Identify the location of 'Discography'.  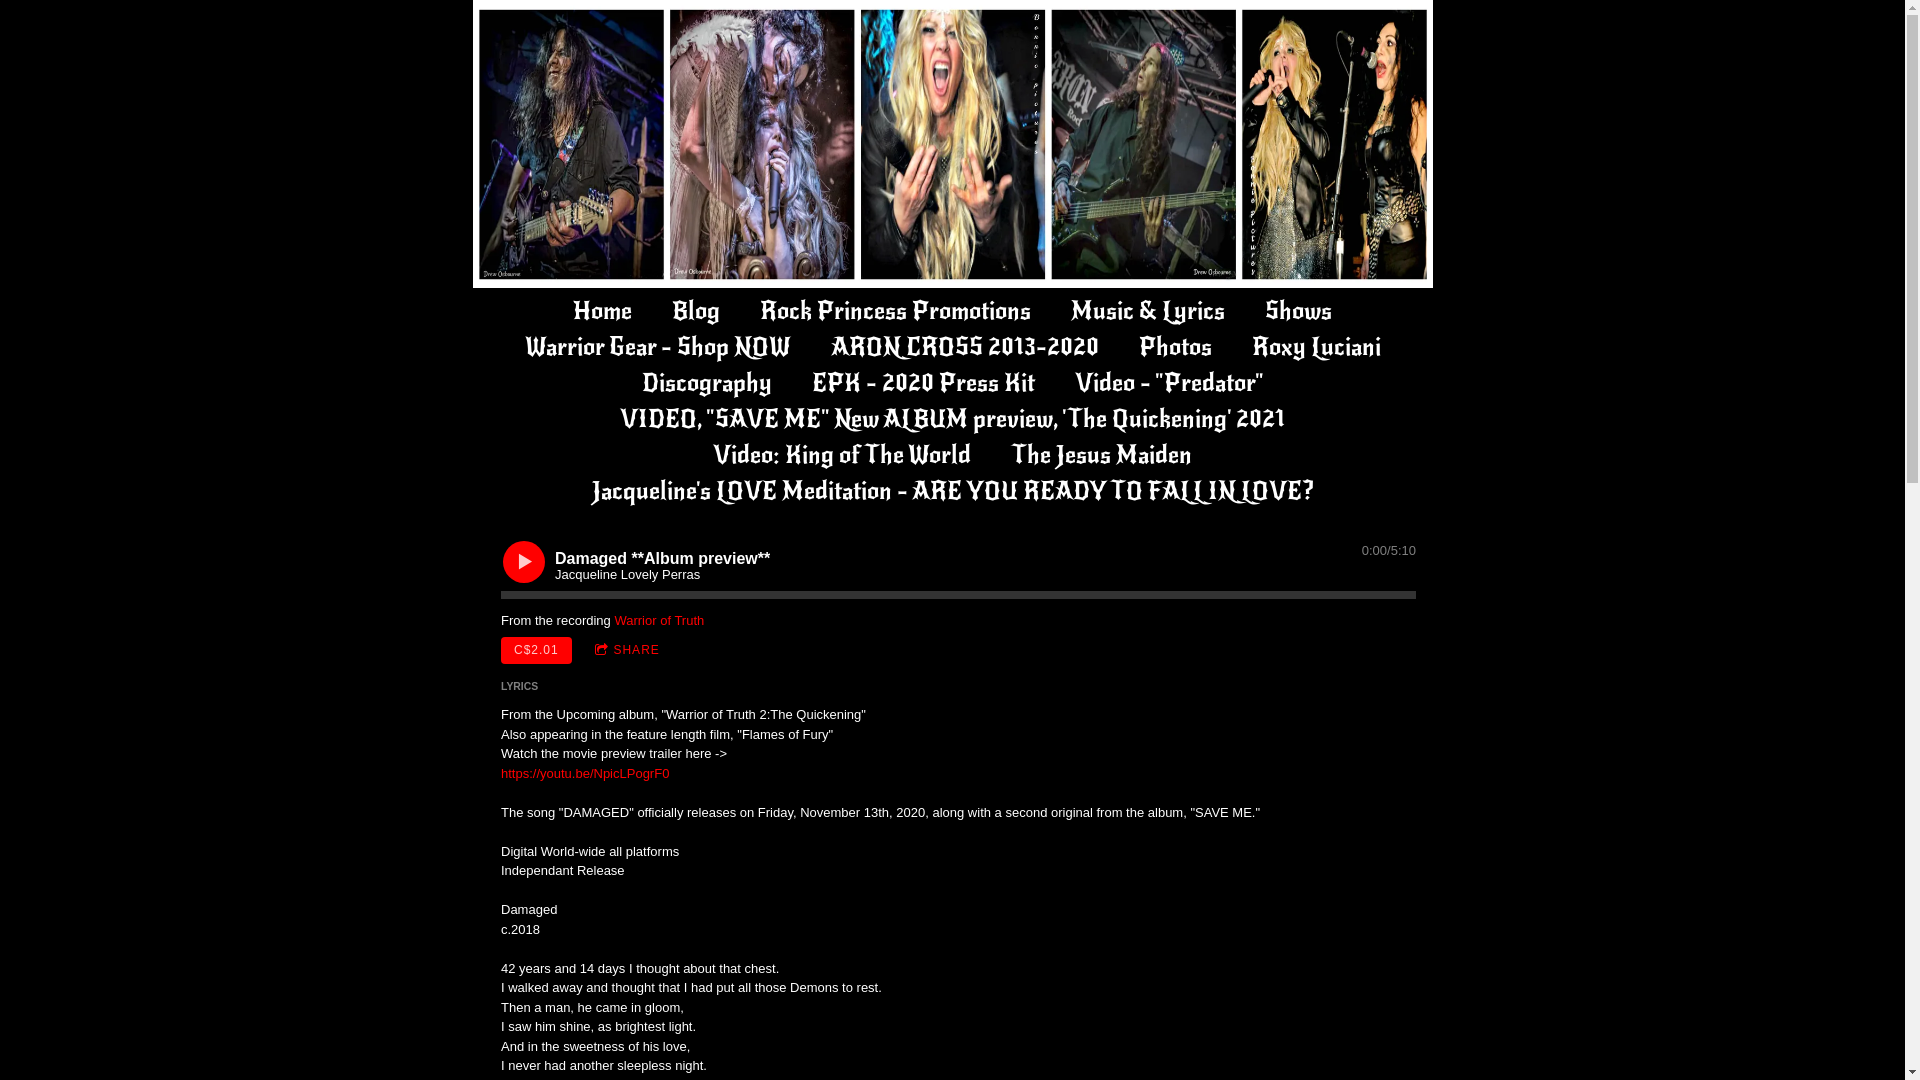
(706, 382).